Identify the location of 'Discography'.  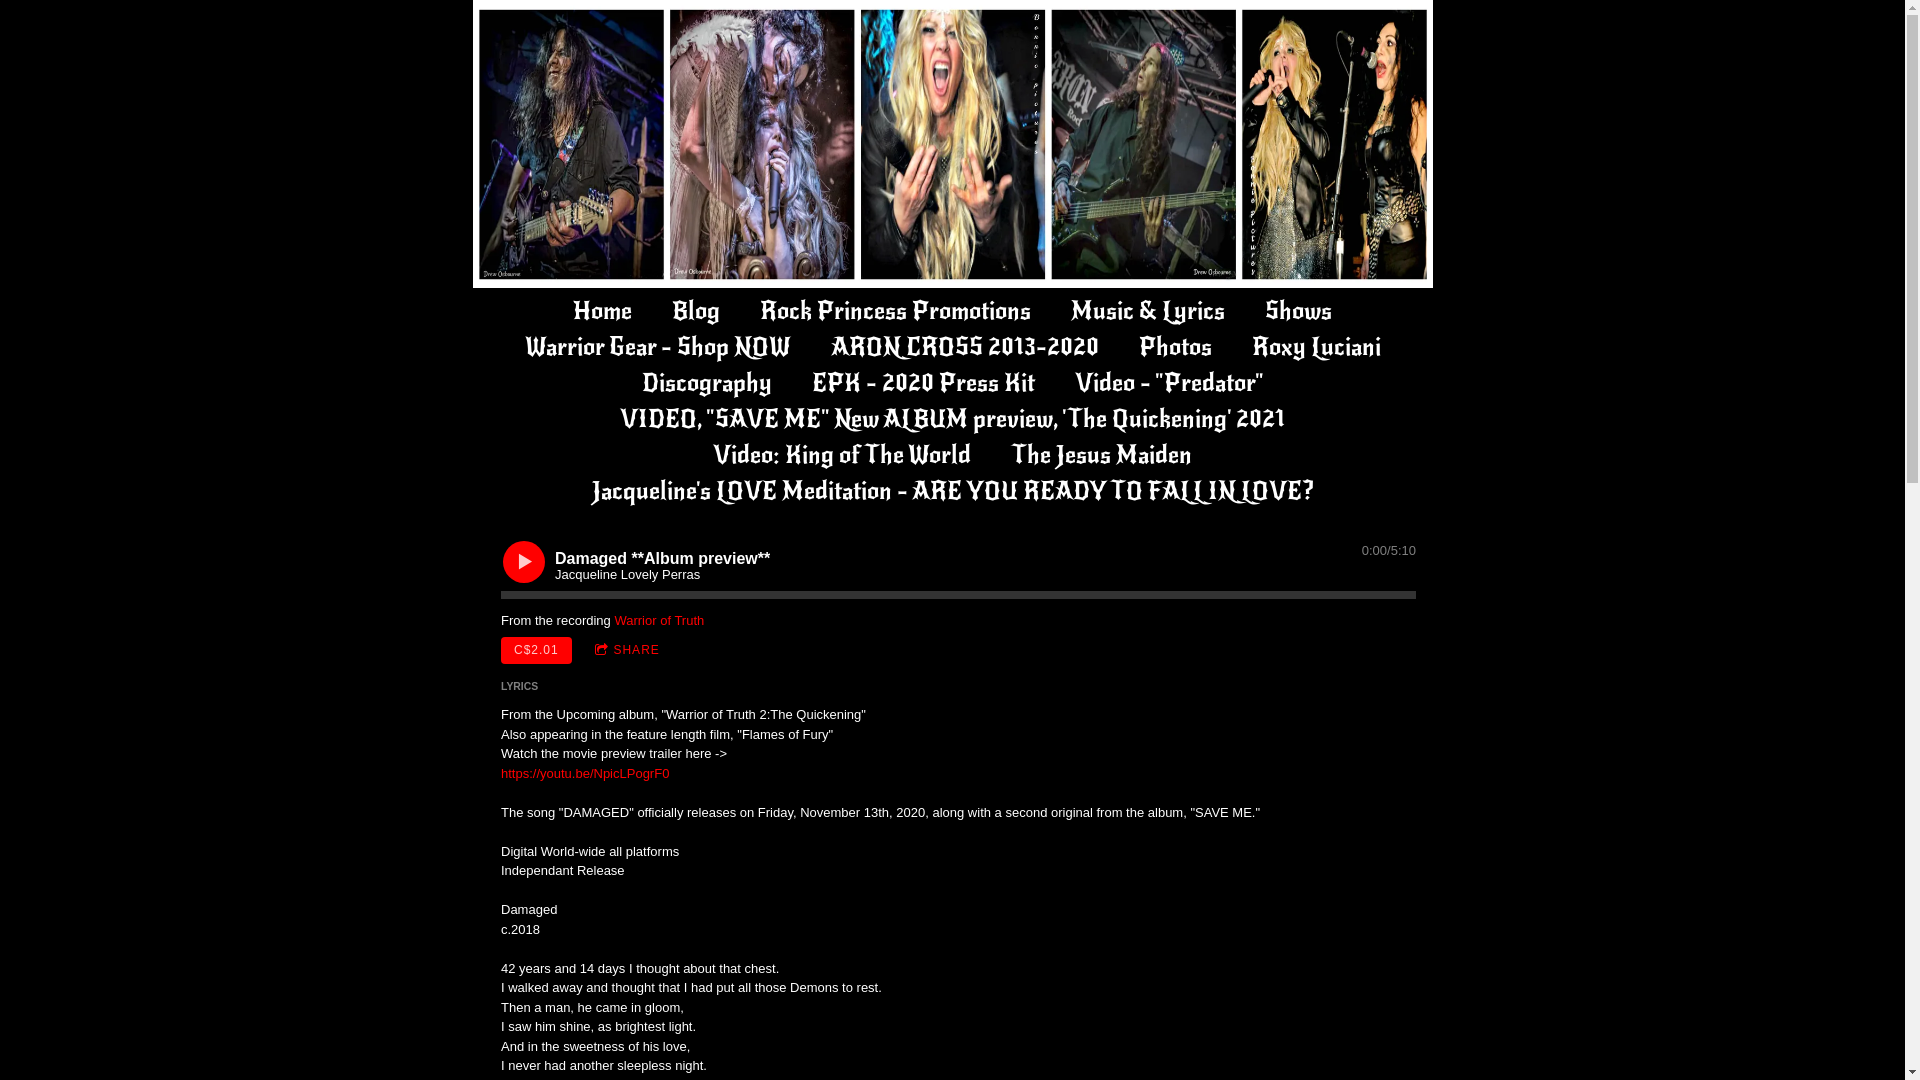
(706, 382).